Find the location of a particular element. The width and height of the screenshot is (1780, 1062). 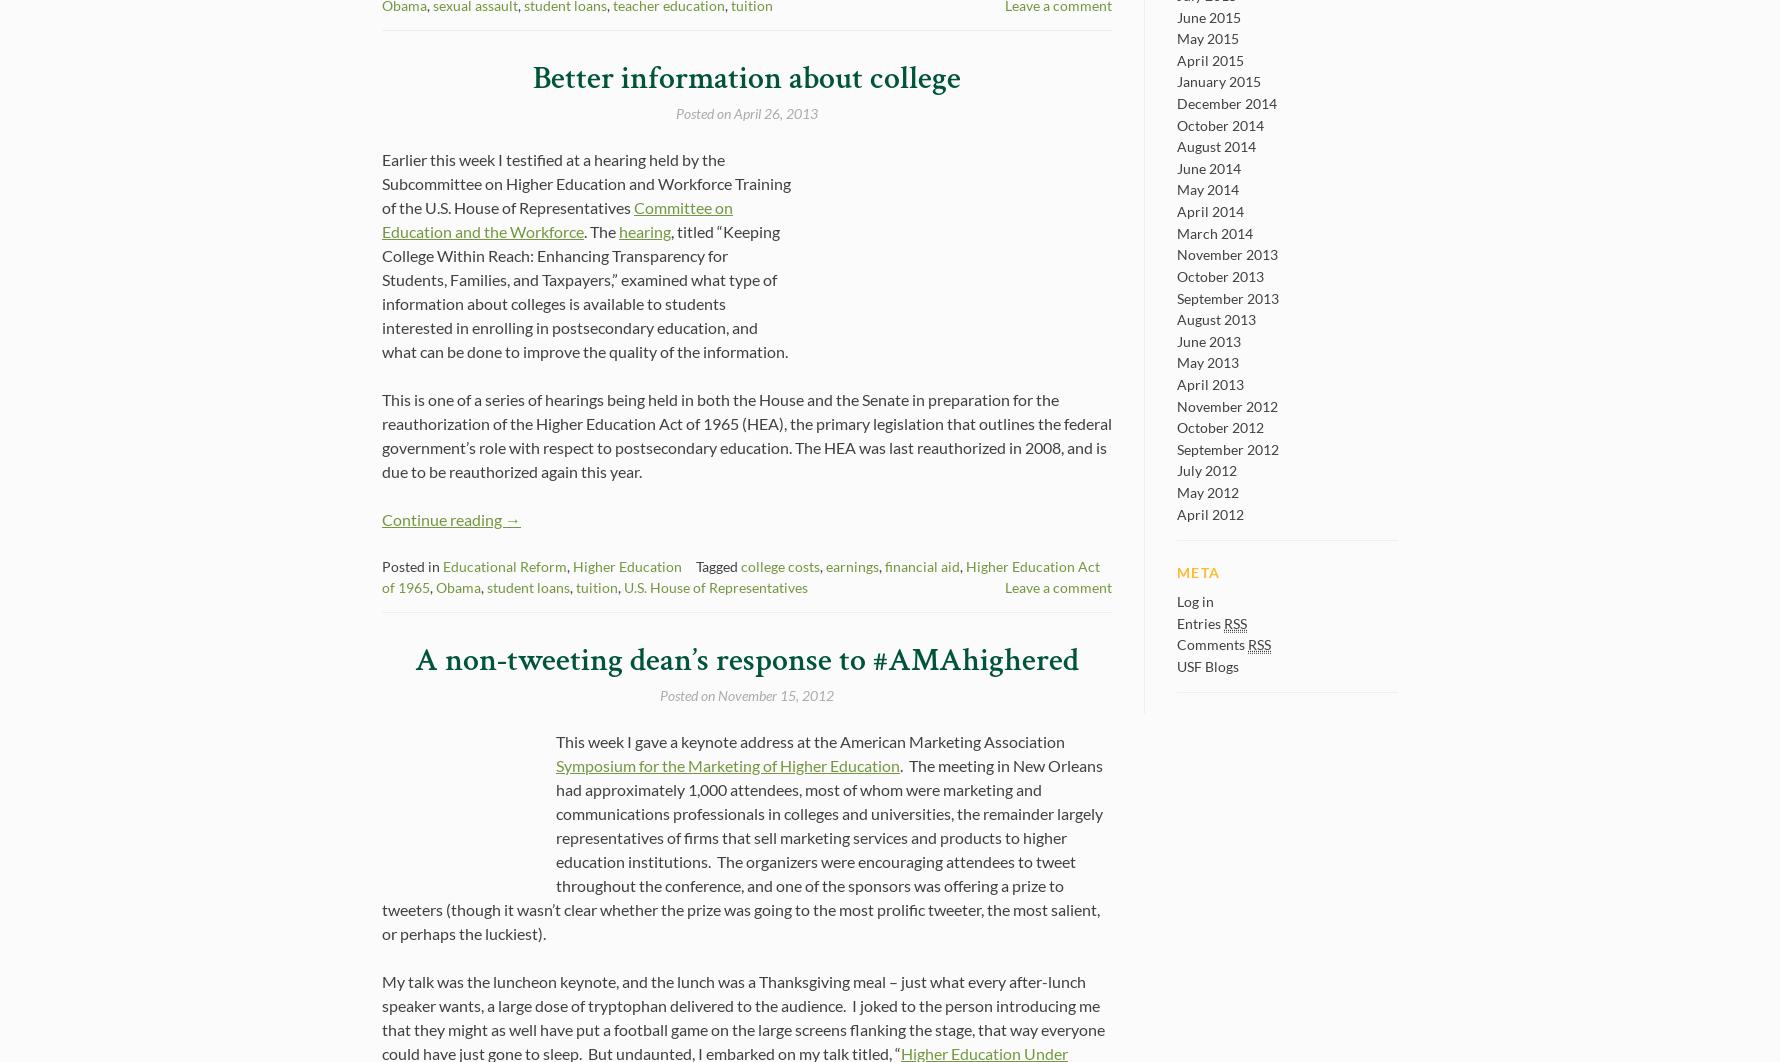

'December 2014' is located at coordinates (1226, 103).